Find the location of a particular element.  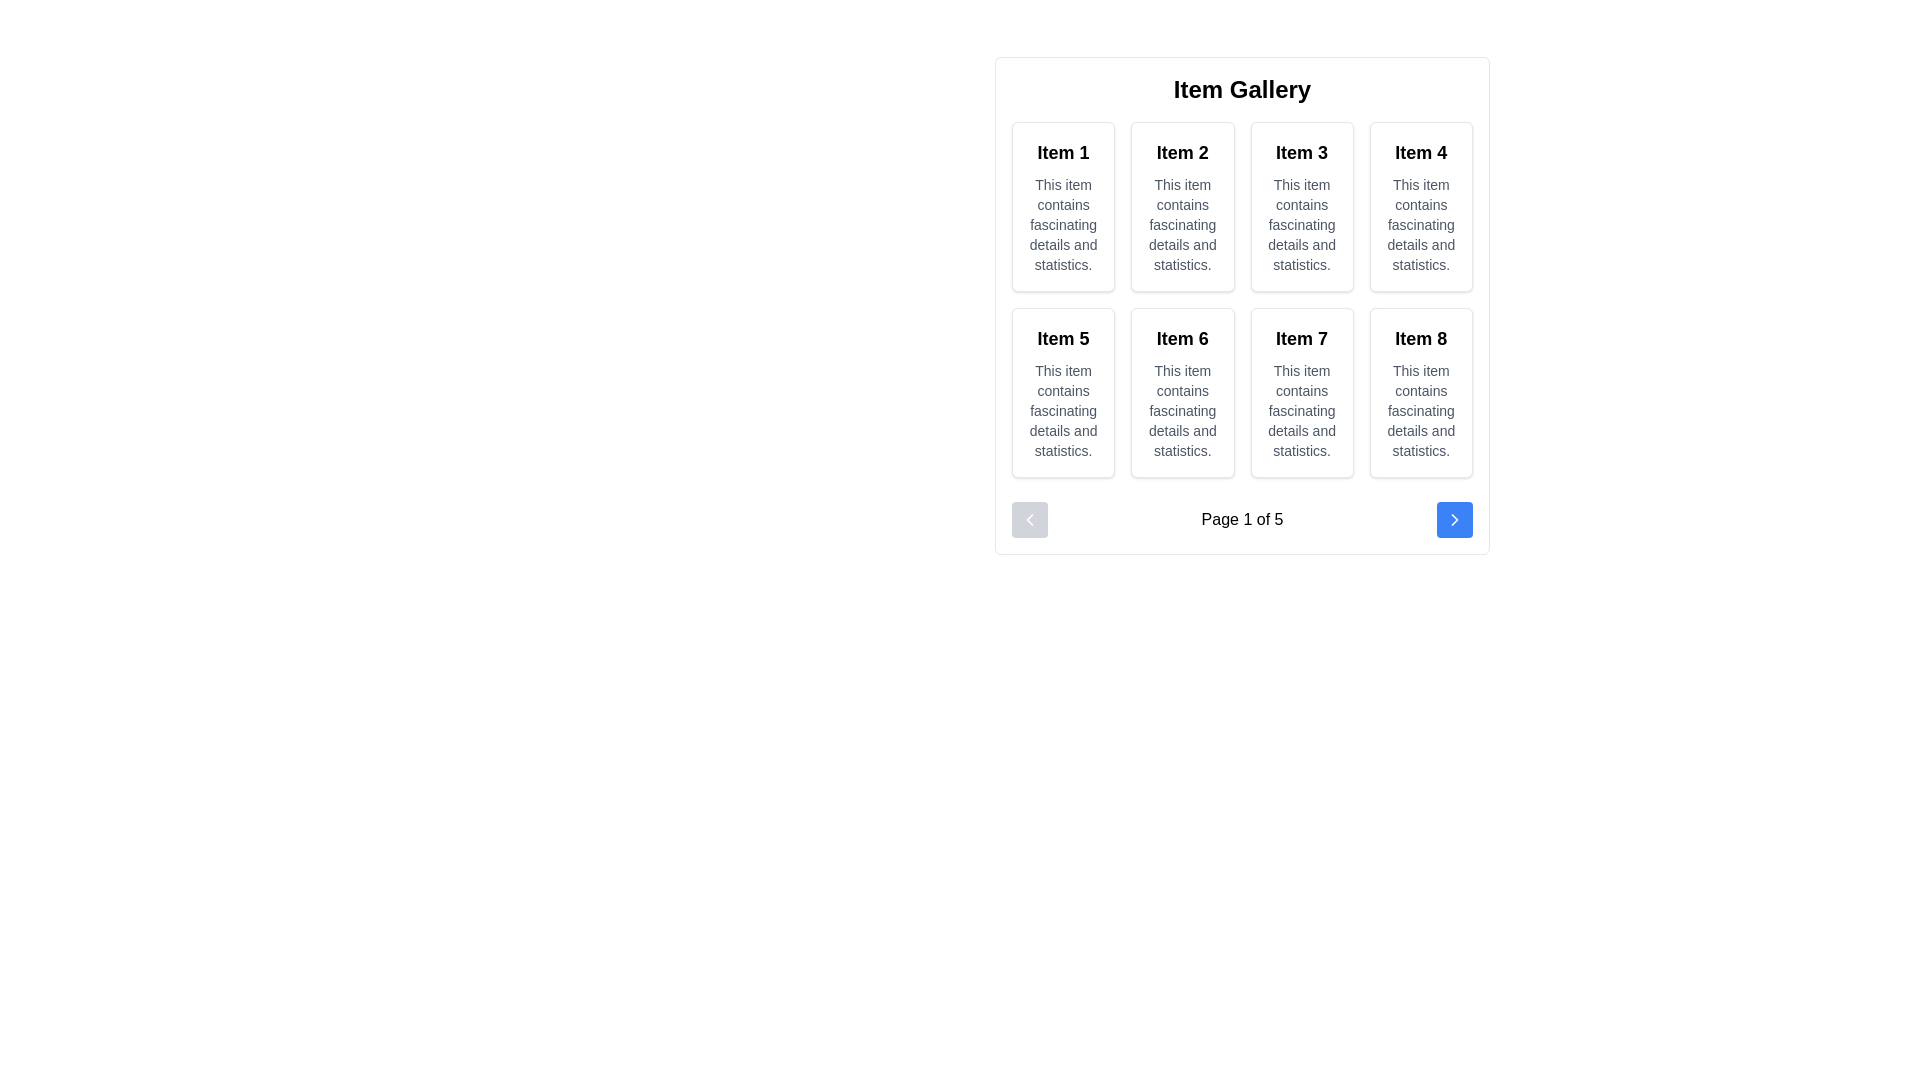

the Informational card titled 'Item 4' located in the first row, fourth column of the grid layout is located at coordinates (1420, 207).